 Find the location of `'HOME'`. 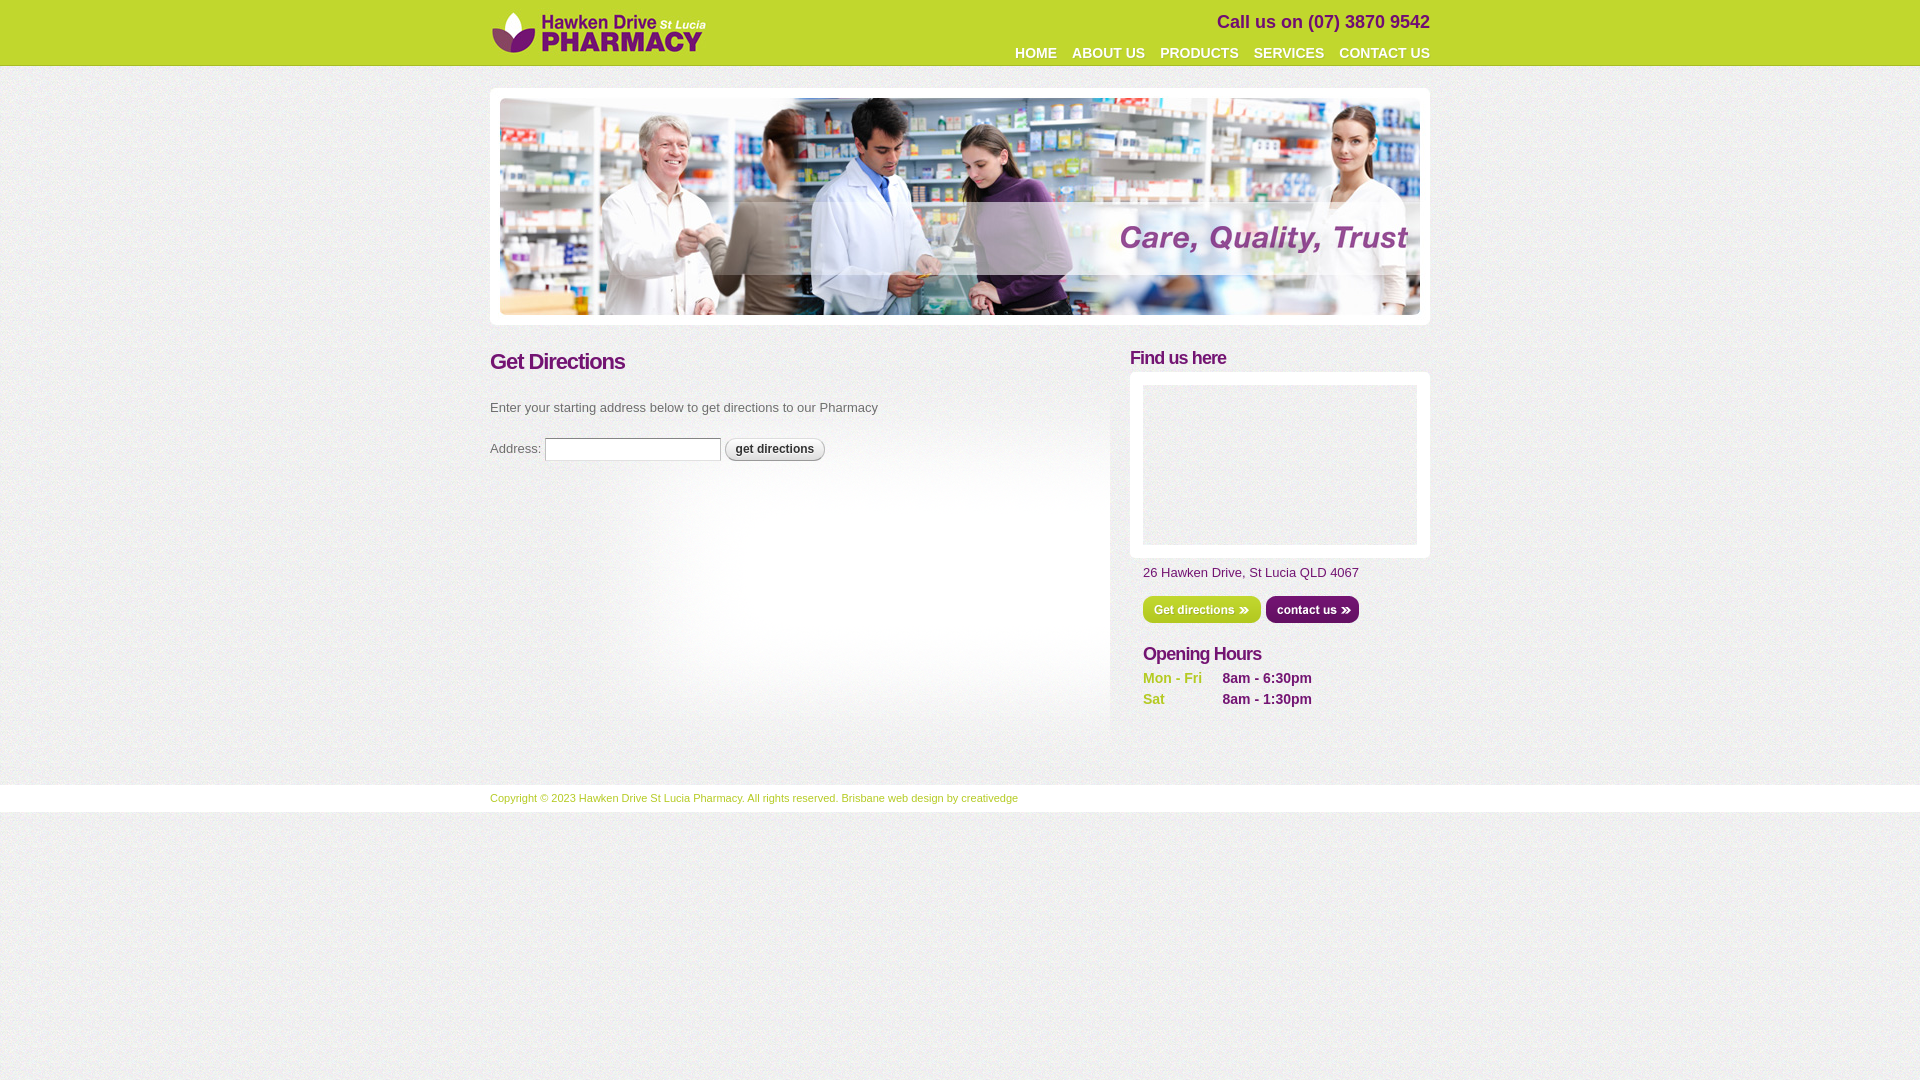

'HOME' is located at coordinates (1036, 52).